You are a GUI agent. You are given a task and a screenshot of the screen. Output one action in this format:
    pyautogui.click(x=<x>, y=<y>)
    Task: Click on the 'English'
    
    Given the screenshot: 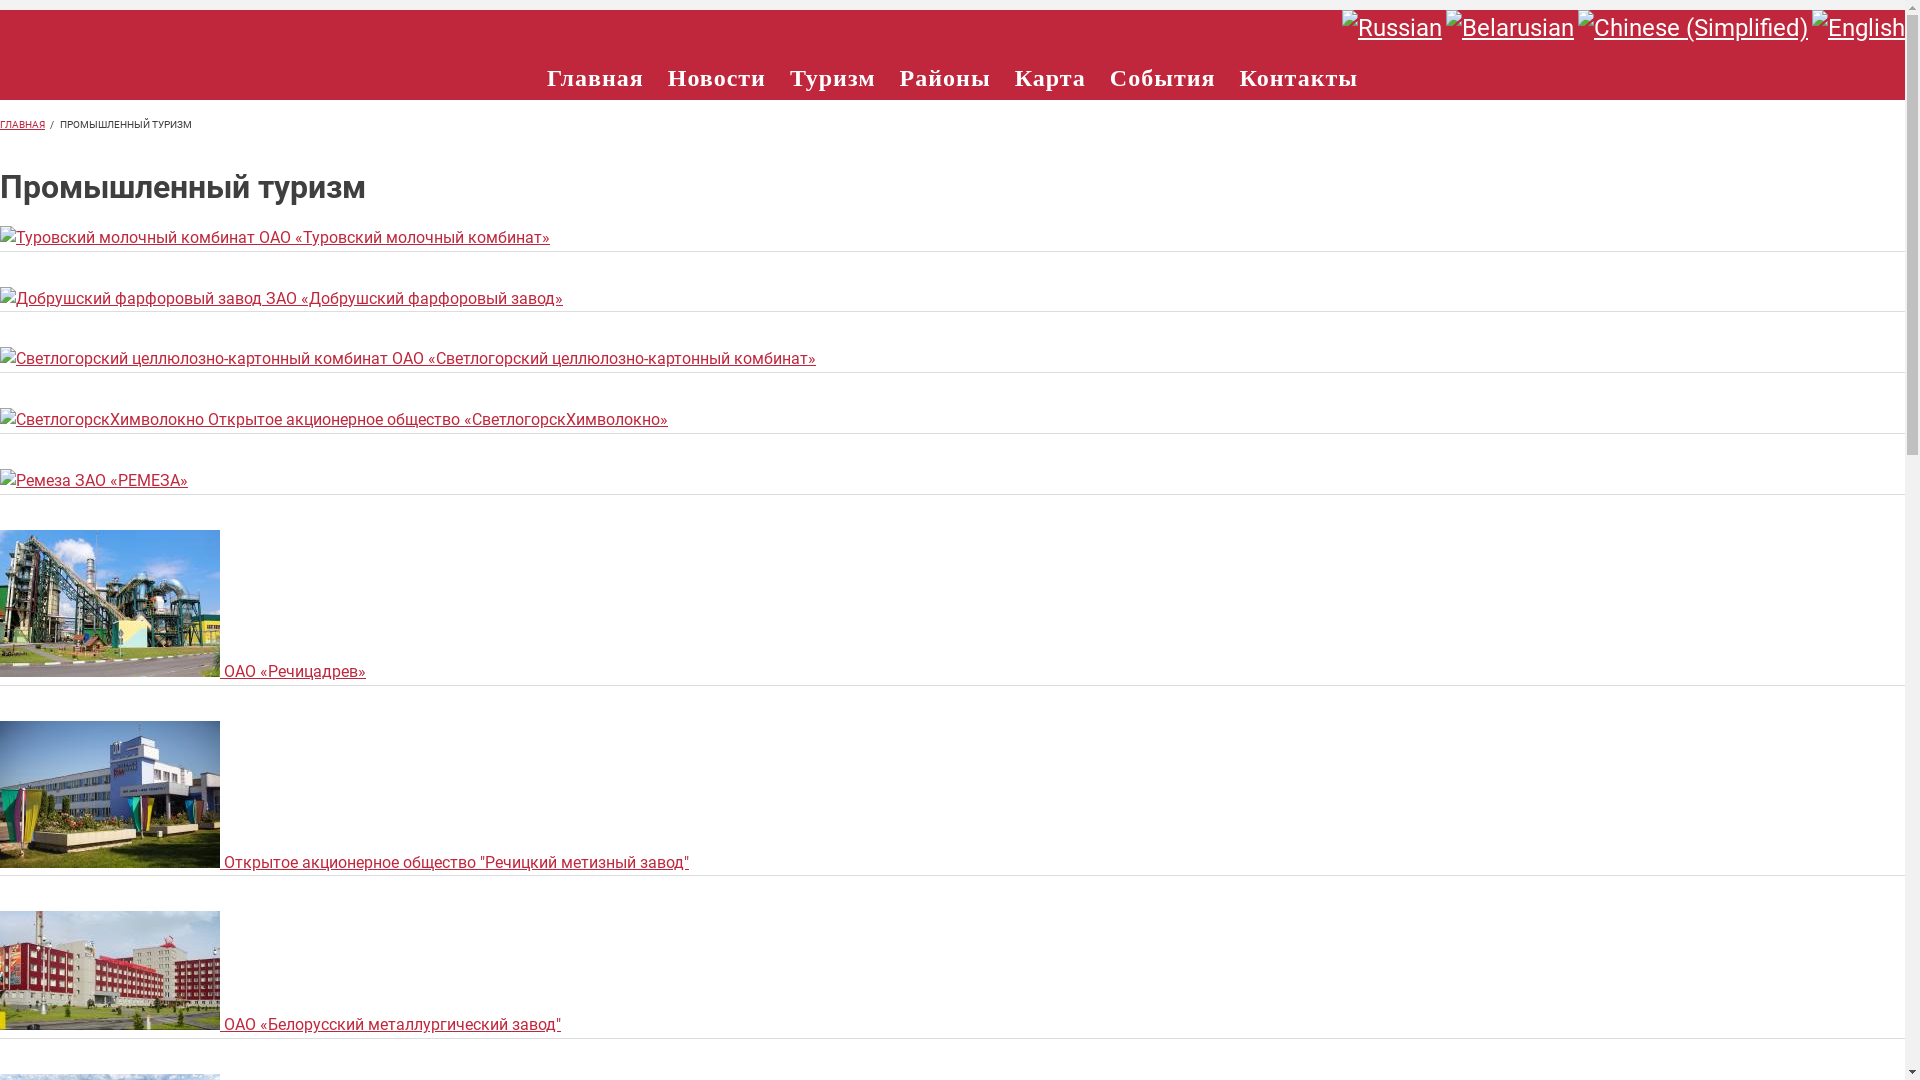 What is the action you would take?
    pyautogui.click(x=1811, y=27)
    